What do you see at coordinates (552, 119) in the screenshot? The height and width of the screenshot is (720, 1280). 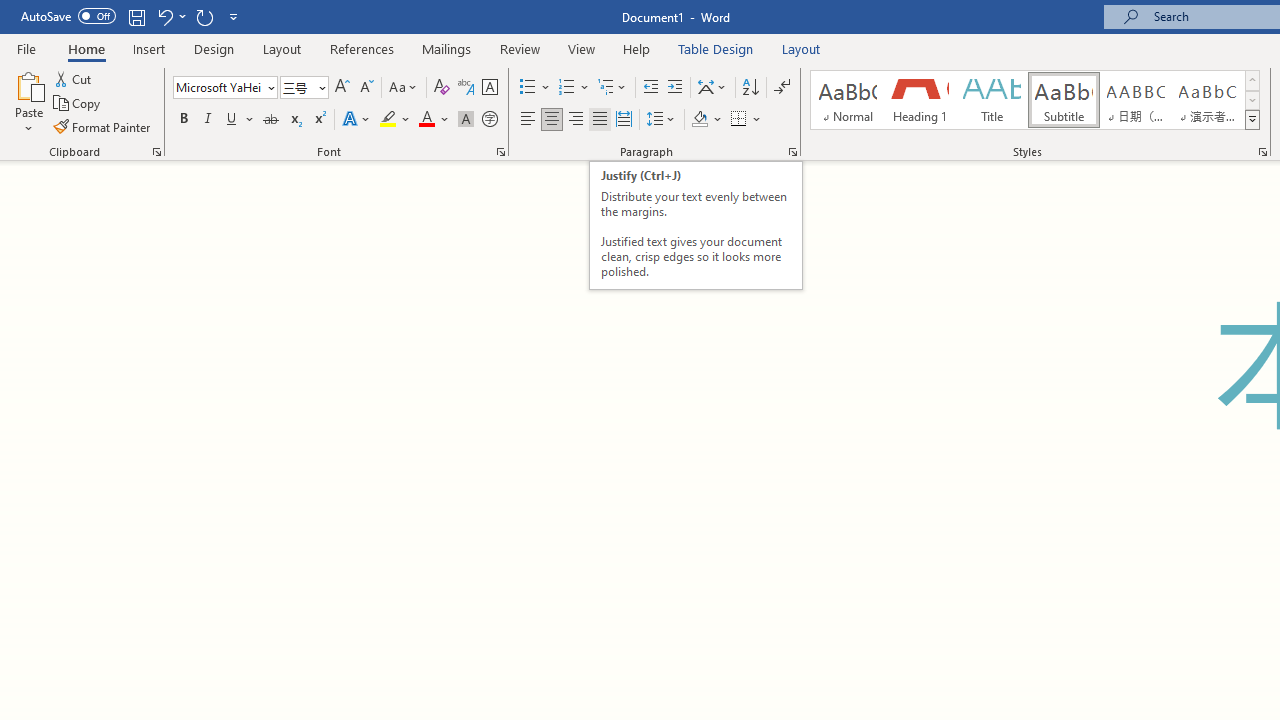 I see `'Center'` at bounding box center [552, 119].